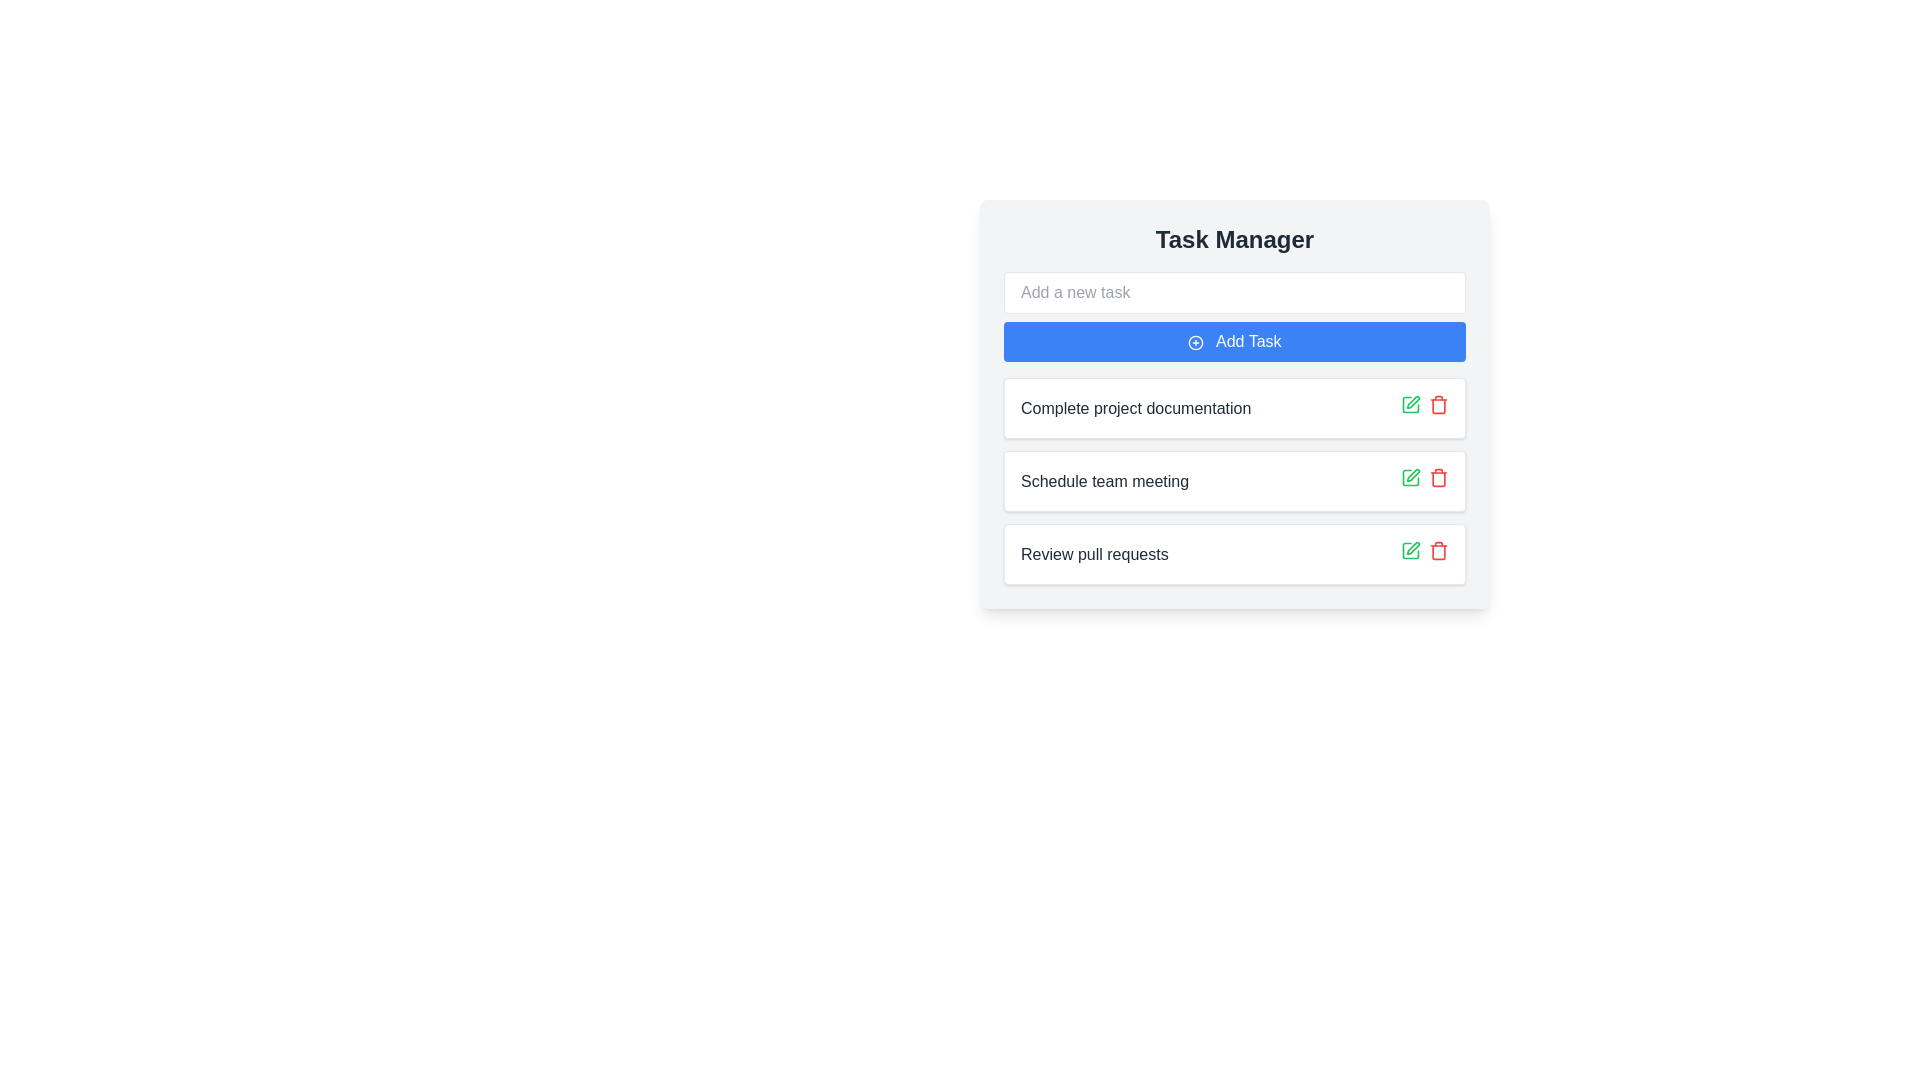 This screenshot has width=1920, height=1080. I want to click on information displayed in the text label that describes a task in the task management interface, positioned in the second row and horizontally offset to the left side, so click(1103, 481).